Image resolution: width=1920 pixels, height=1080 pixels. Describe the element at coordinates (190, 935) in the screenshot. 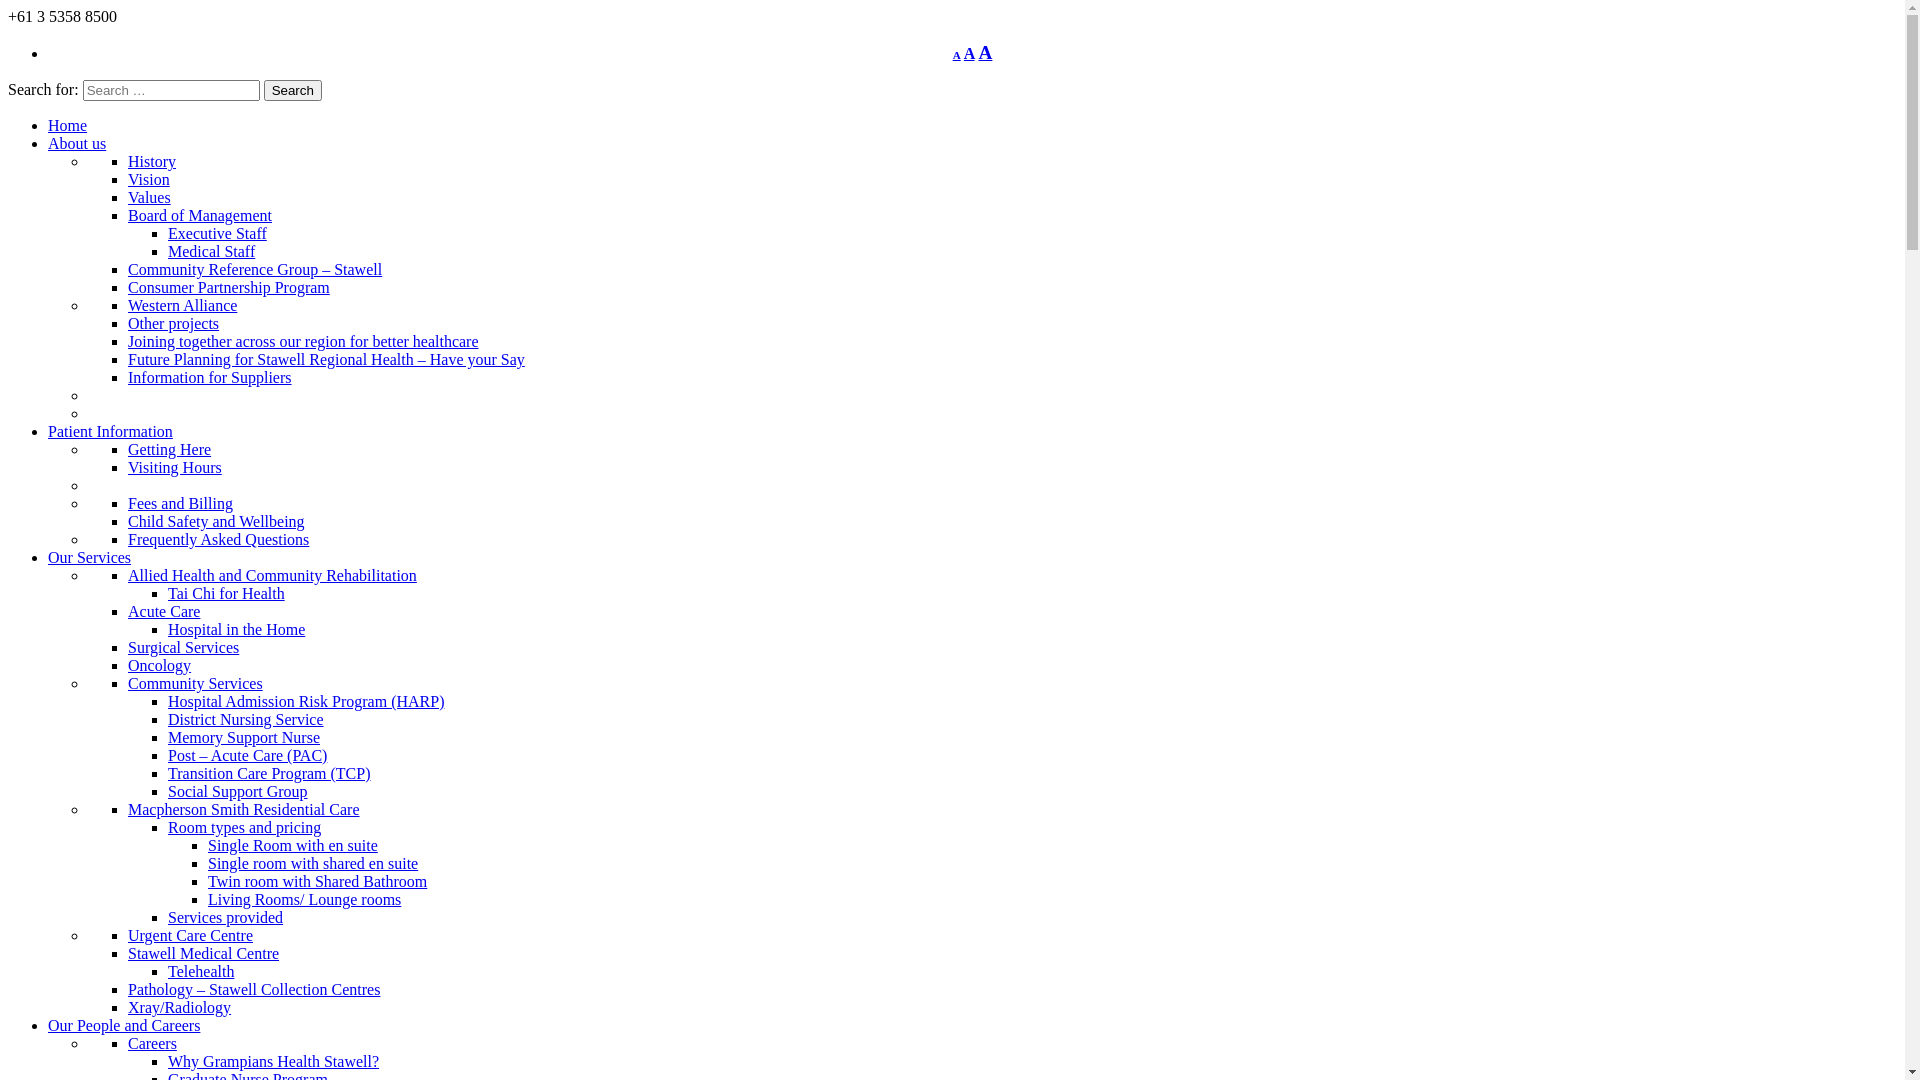

I see `'Urgent Care Centre'` at that location.